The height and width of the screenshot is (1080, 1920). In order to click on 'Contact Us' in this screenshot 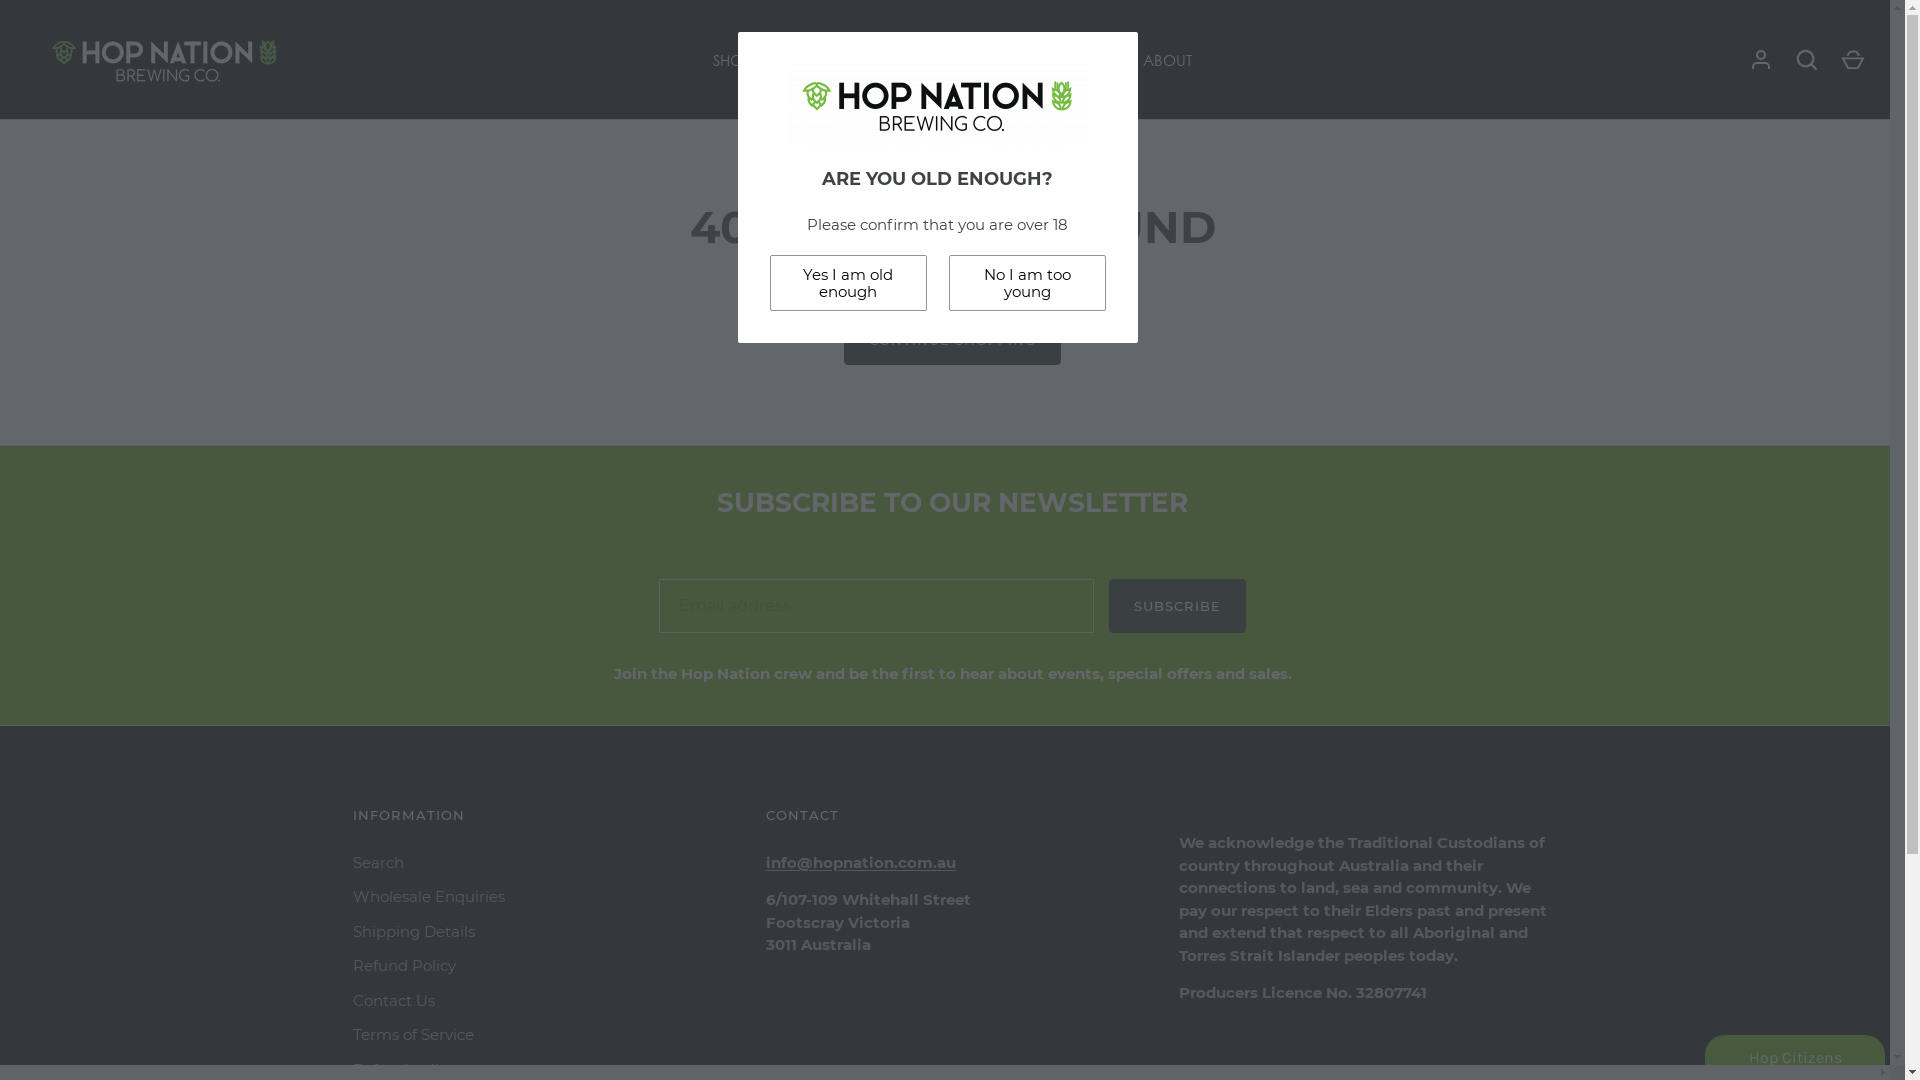, I will do `click(393, 1000)`.